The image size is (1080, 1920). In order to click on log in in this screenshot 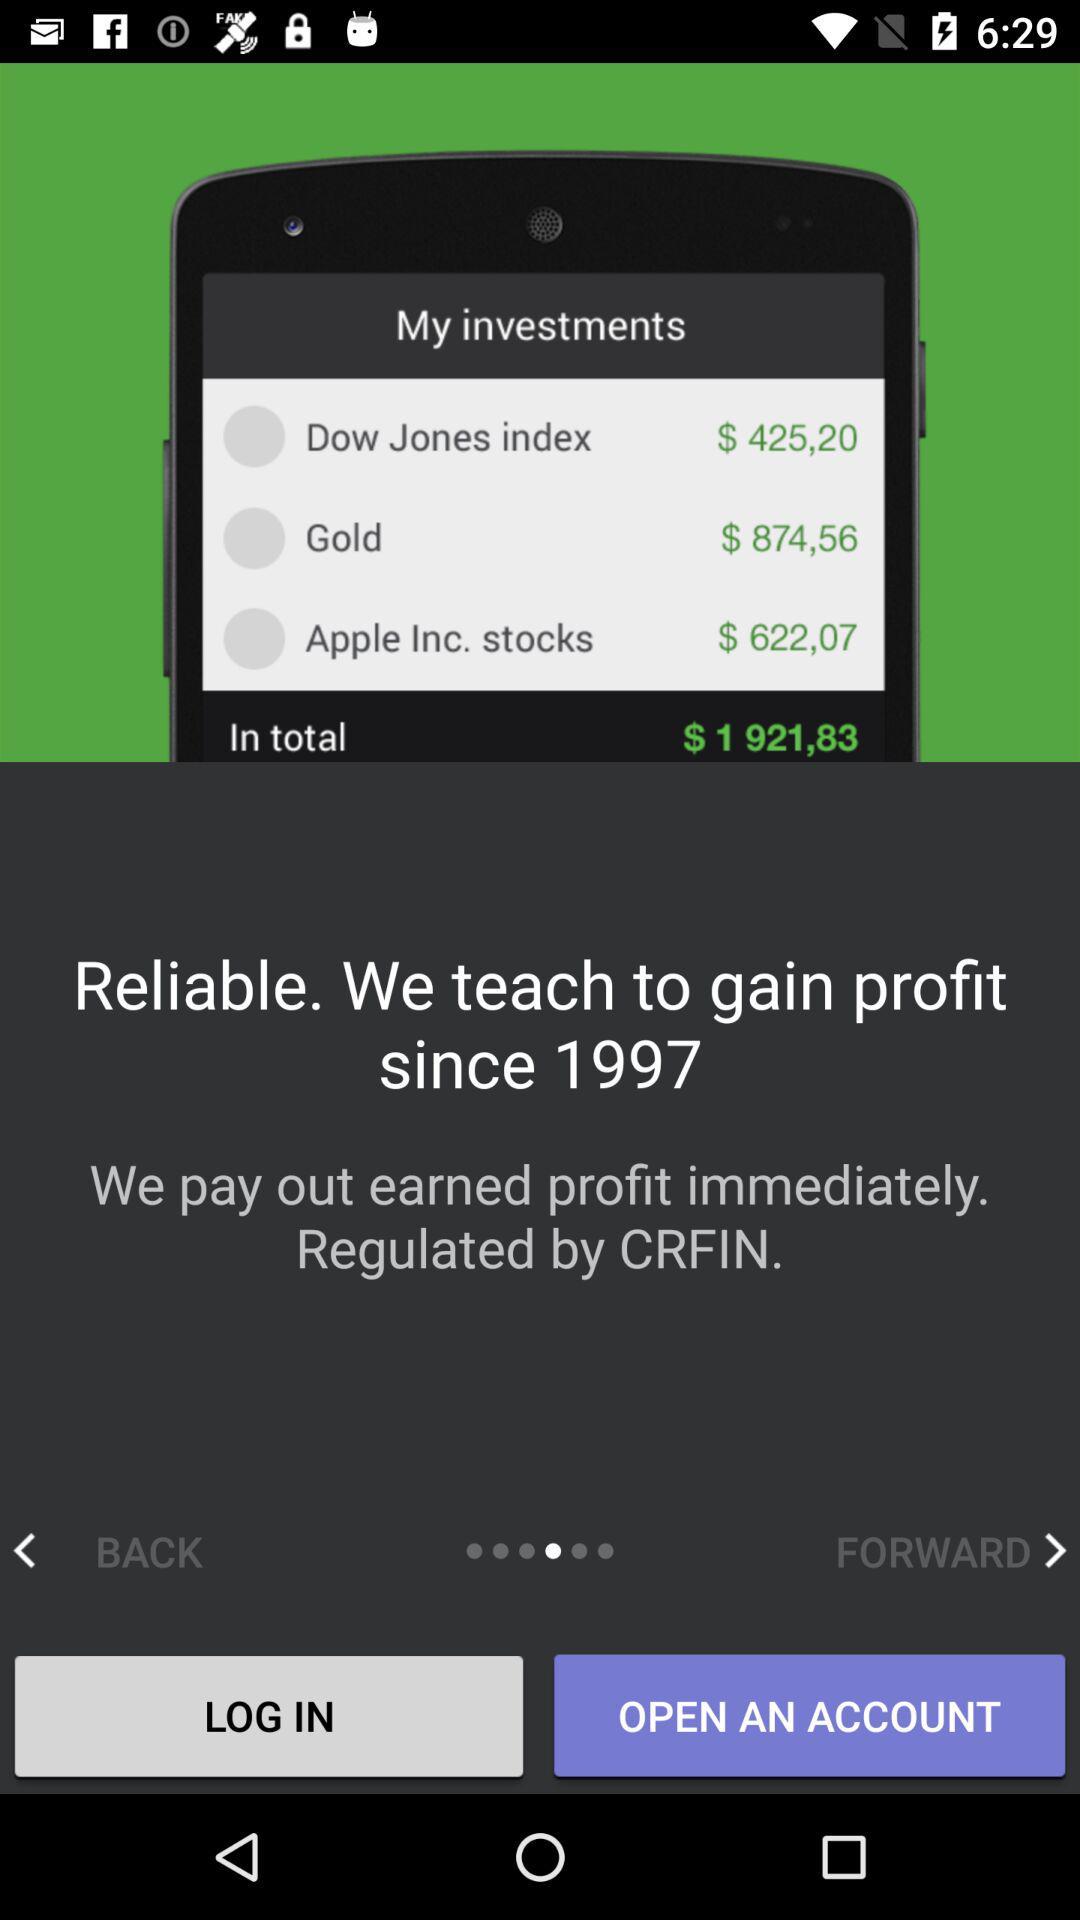, I will do `click(268, 1717)`.